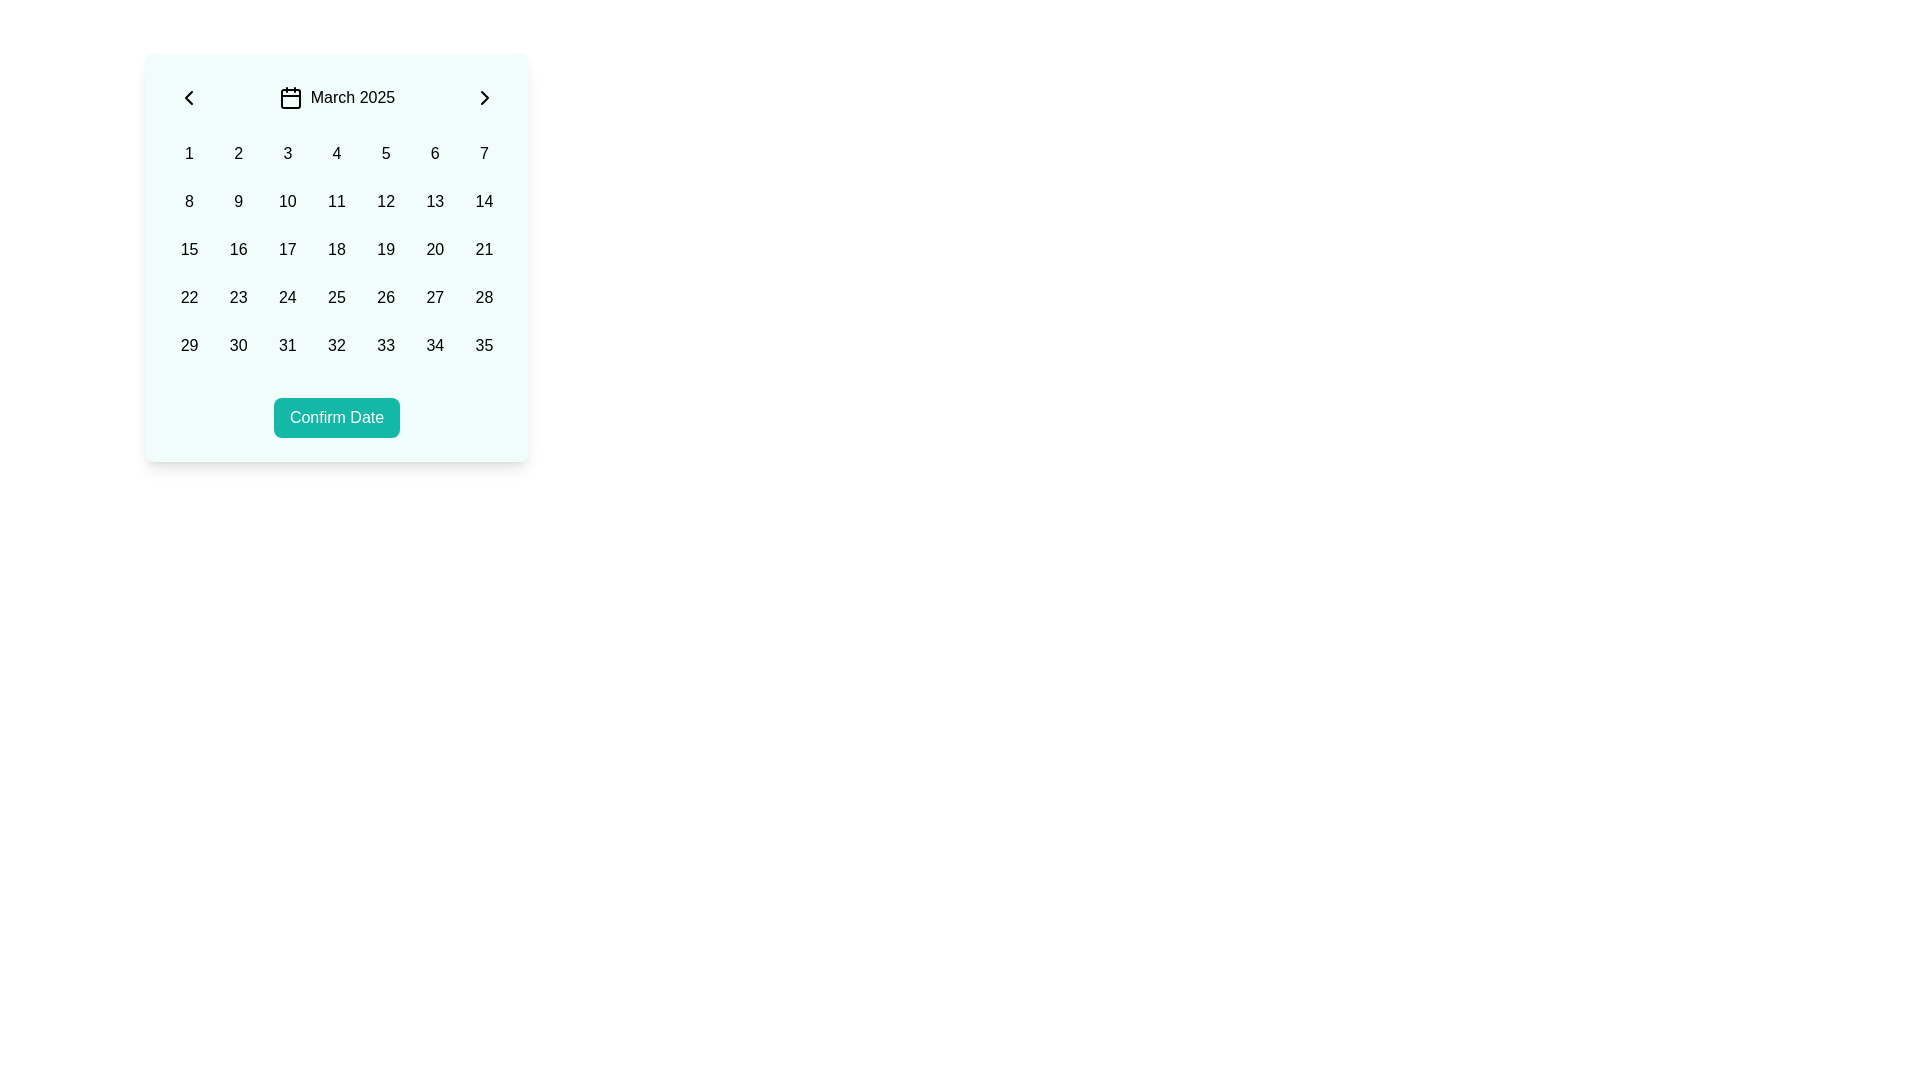 This screenshot has width=1920, height=1080. What do you see at coordinates (434, 297) in the screenshot?
I see `the button representing the 27th date in the calendar` at bounding box center [434, 297].